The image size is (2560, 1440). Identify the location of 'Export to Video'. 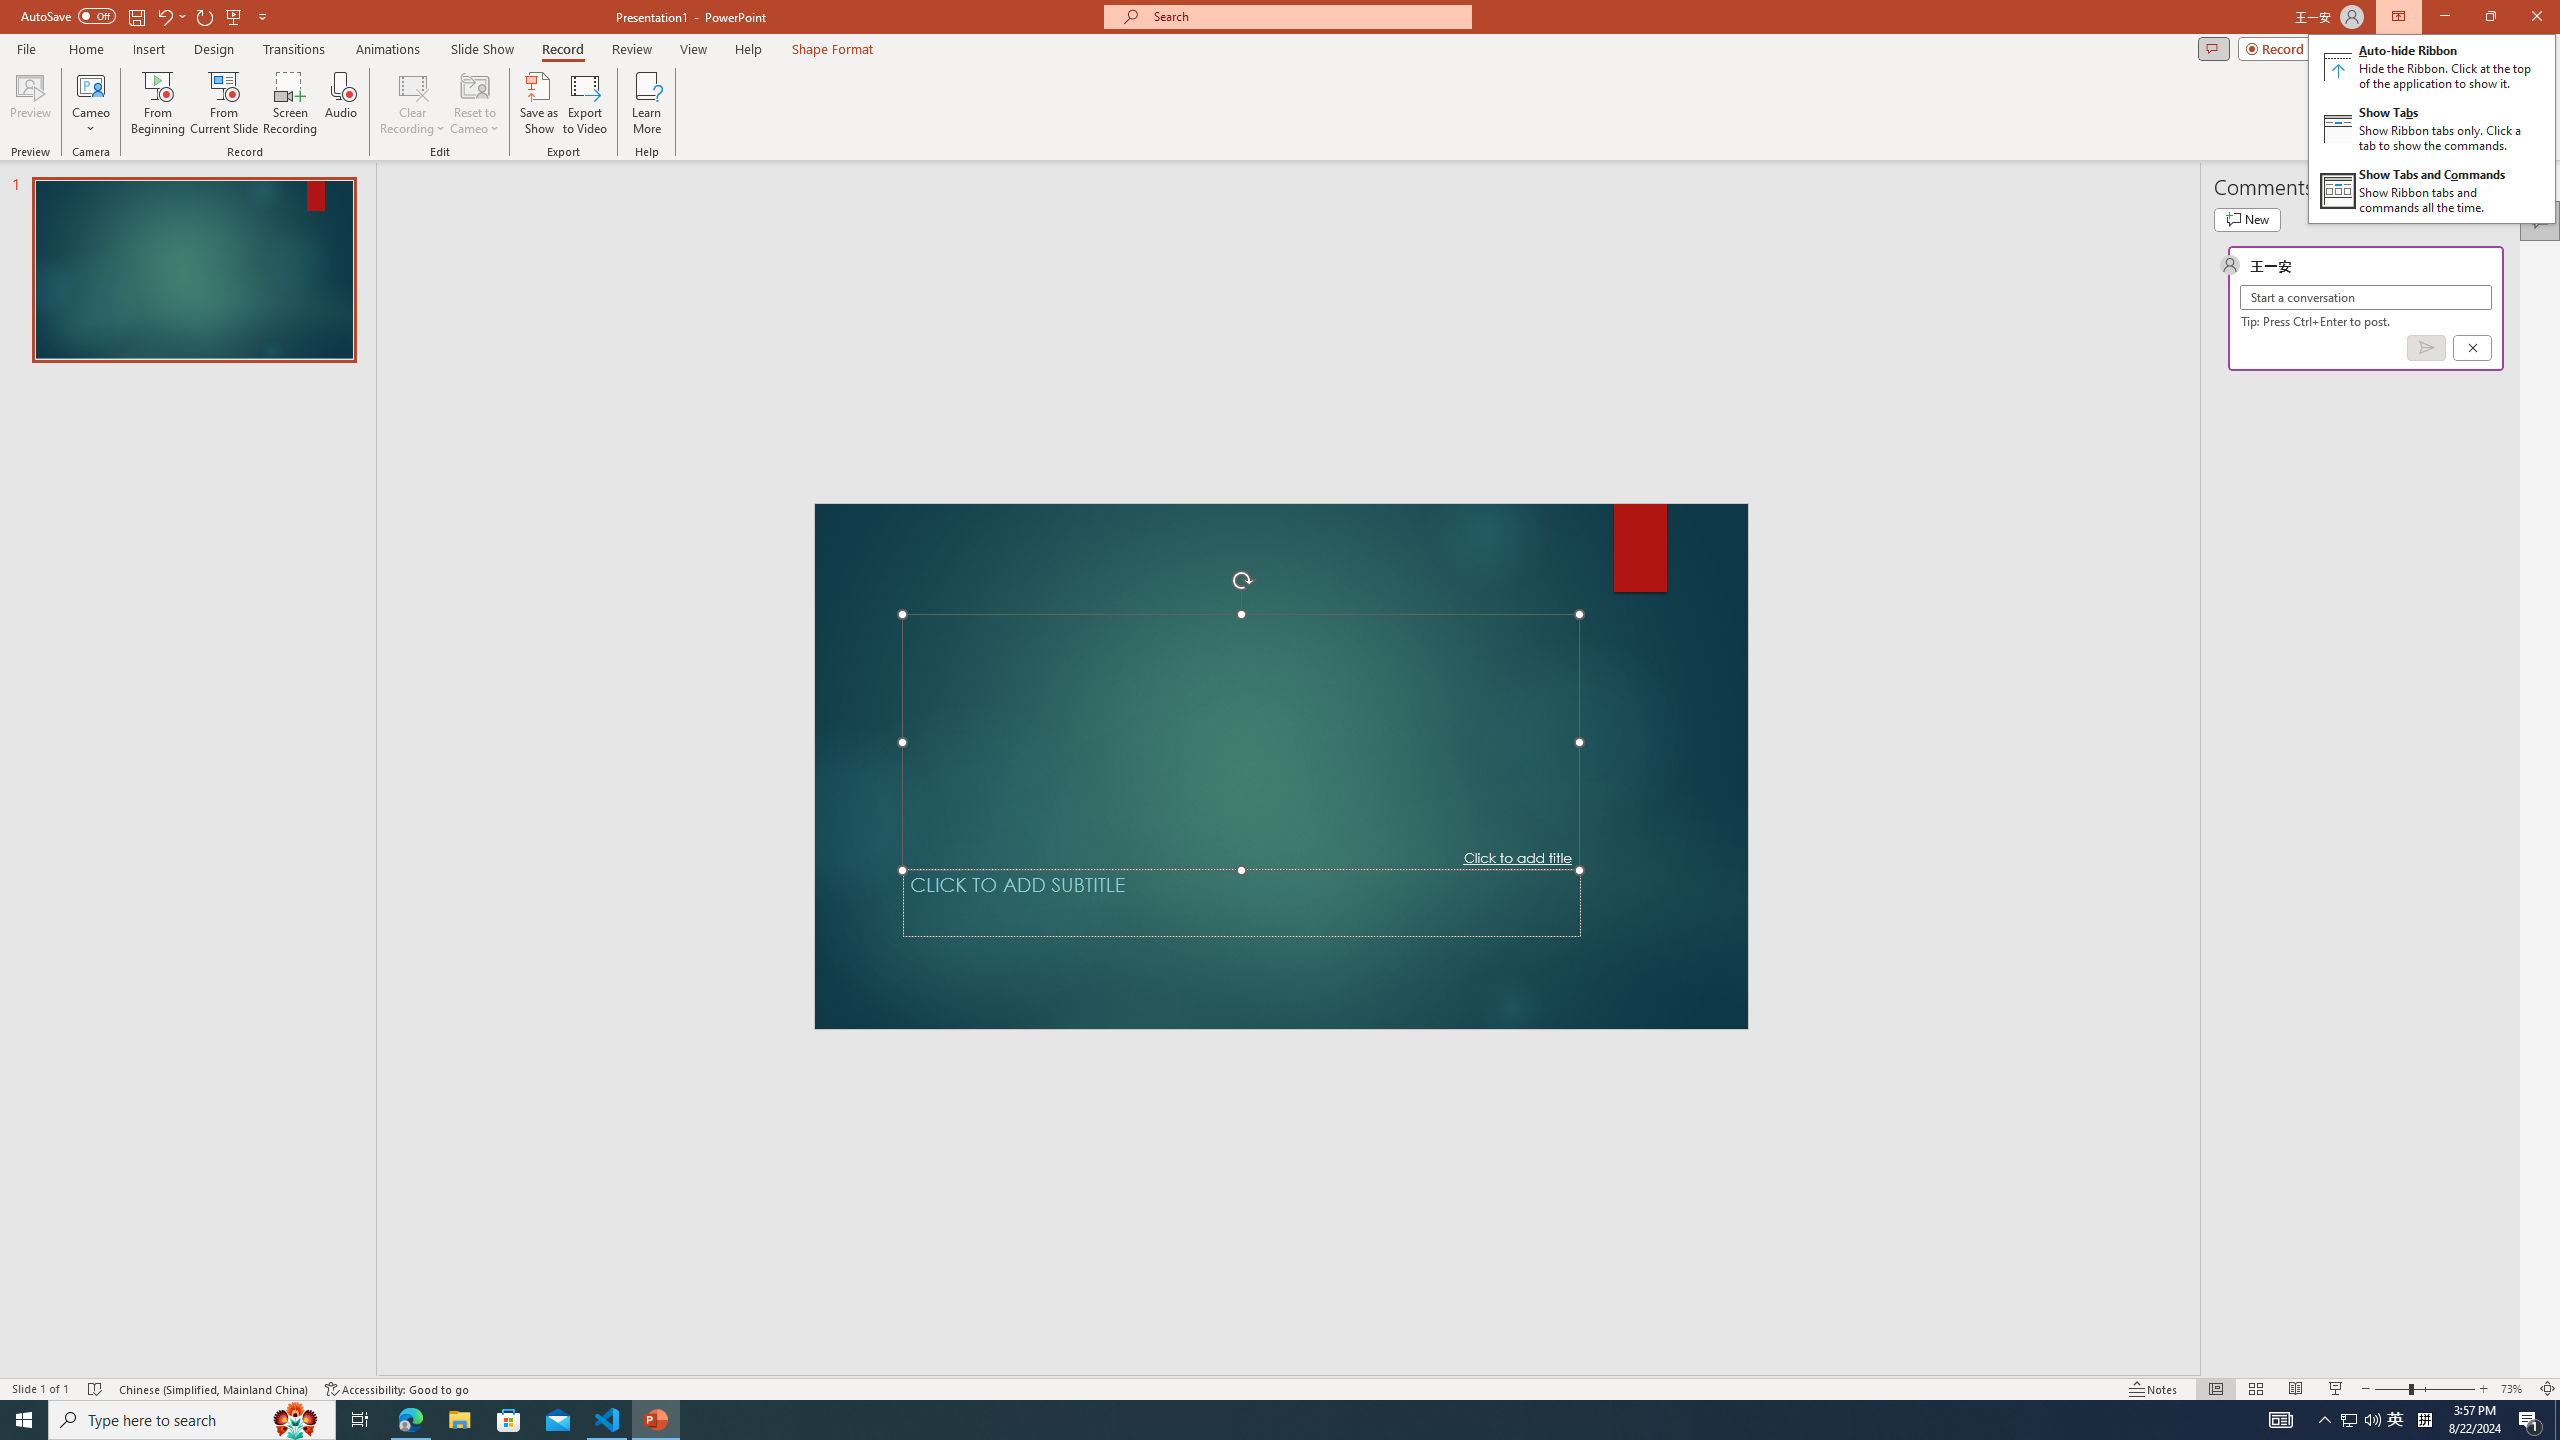
(583, 103).